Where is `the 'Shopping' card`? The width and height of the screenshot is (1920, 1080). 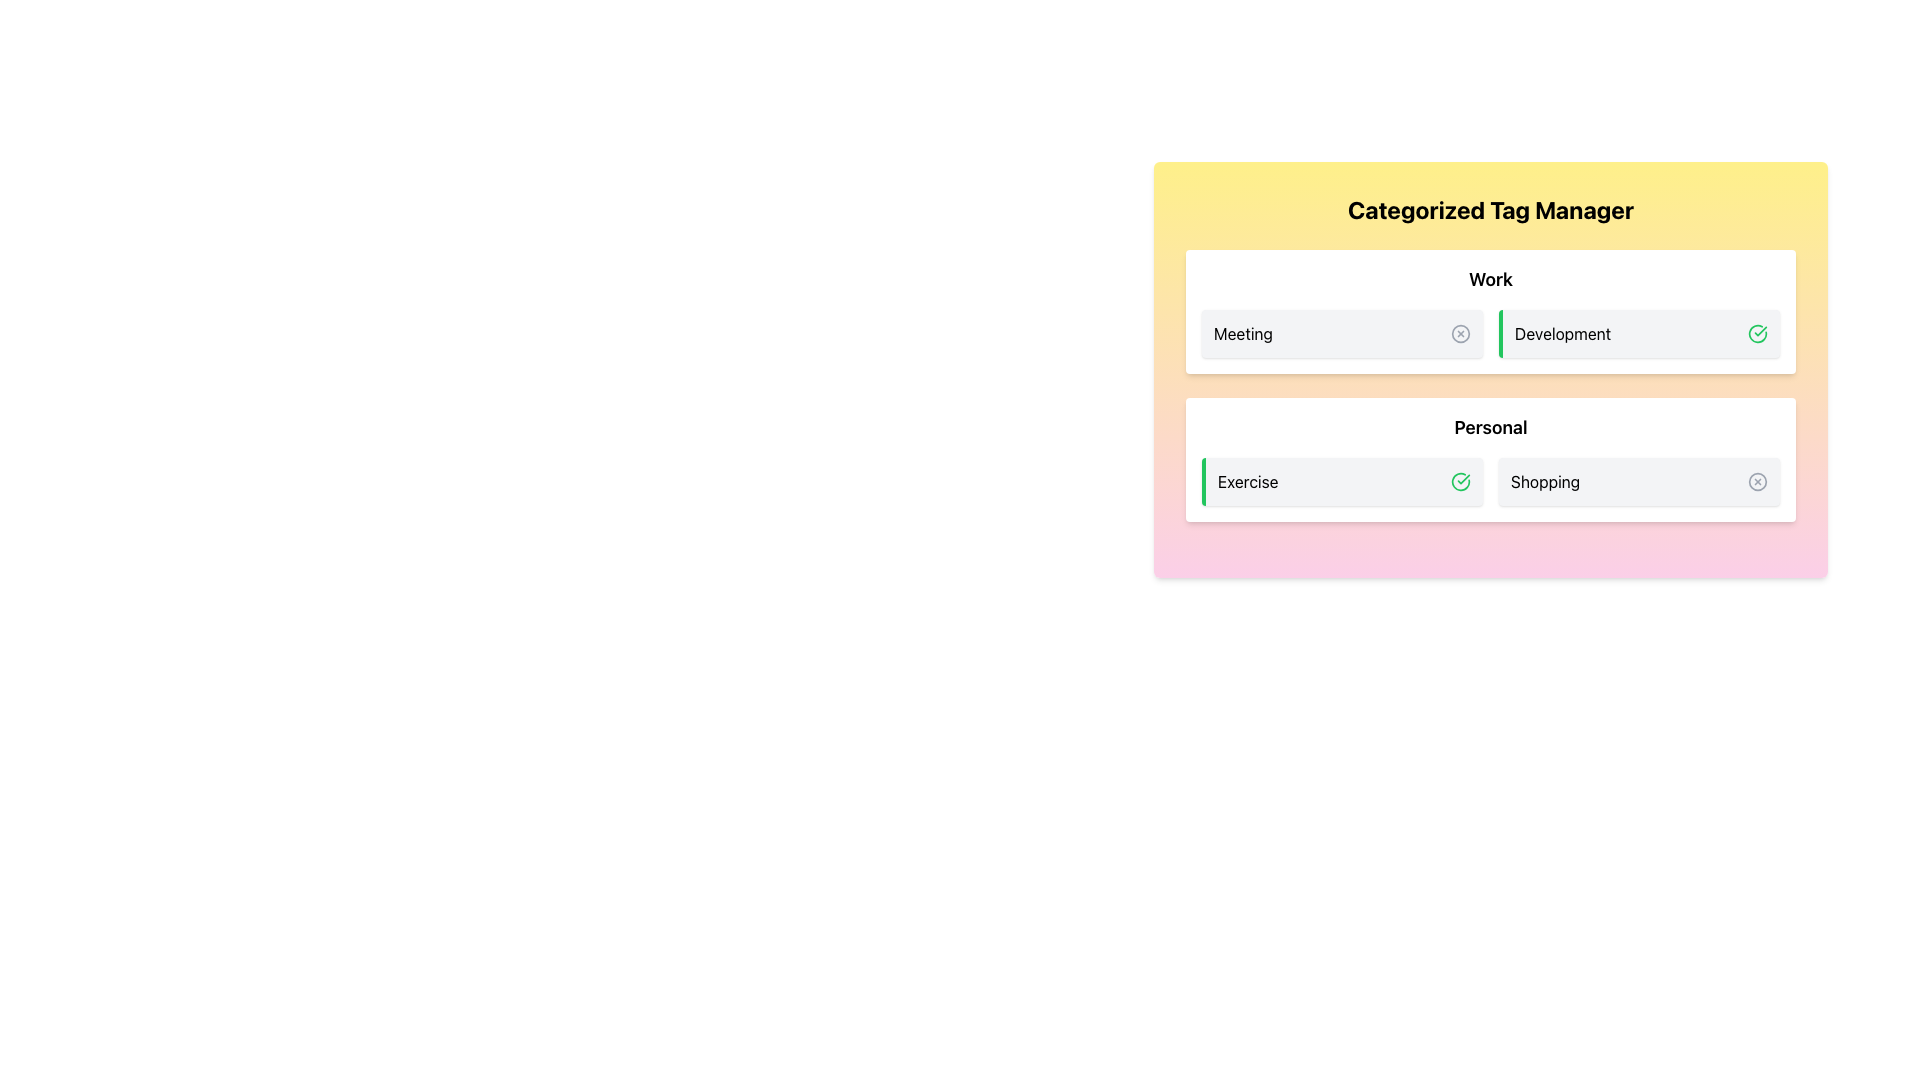 the 'Shopping' card is located at coordinates (1491, 459).